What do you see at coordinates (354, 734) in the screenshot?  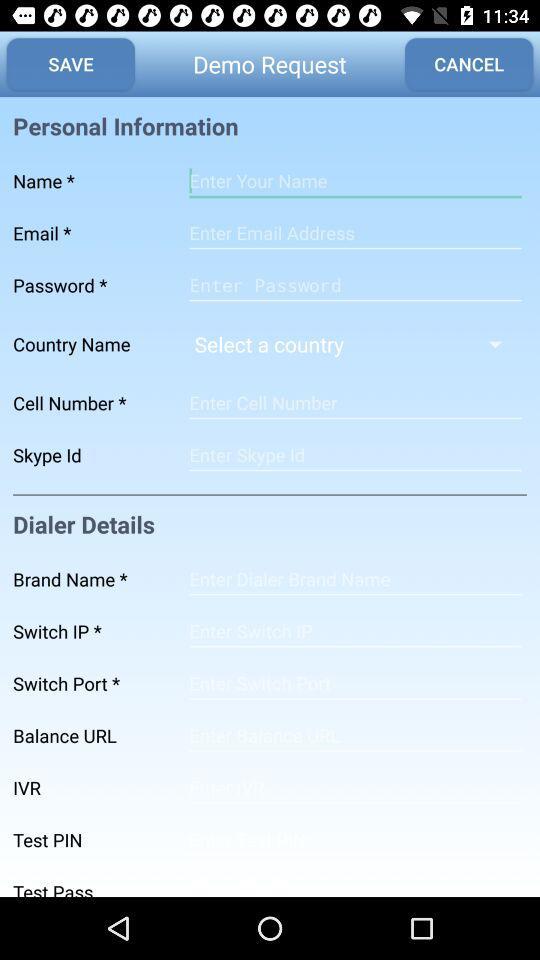 I see `type the text` at bounding box center [354, 734].